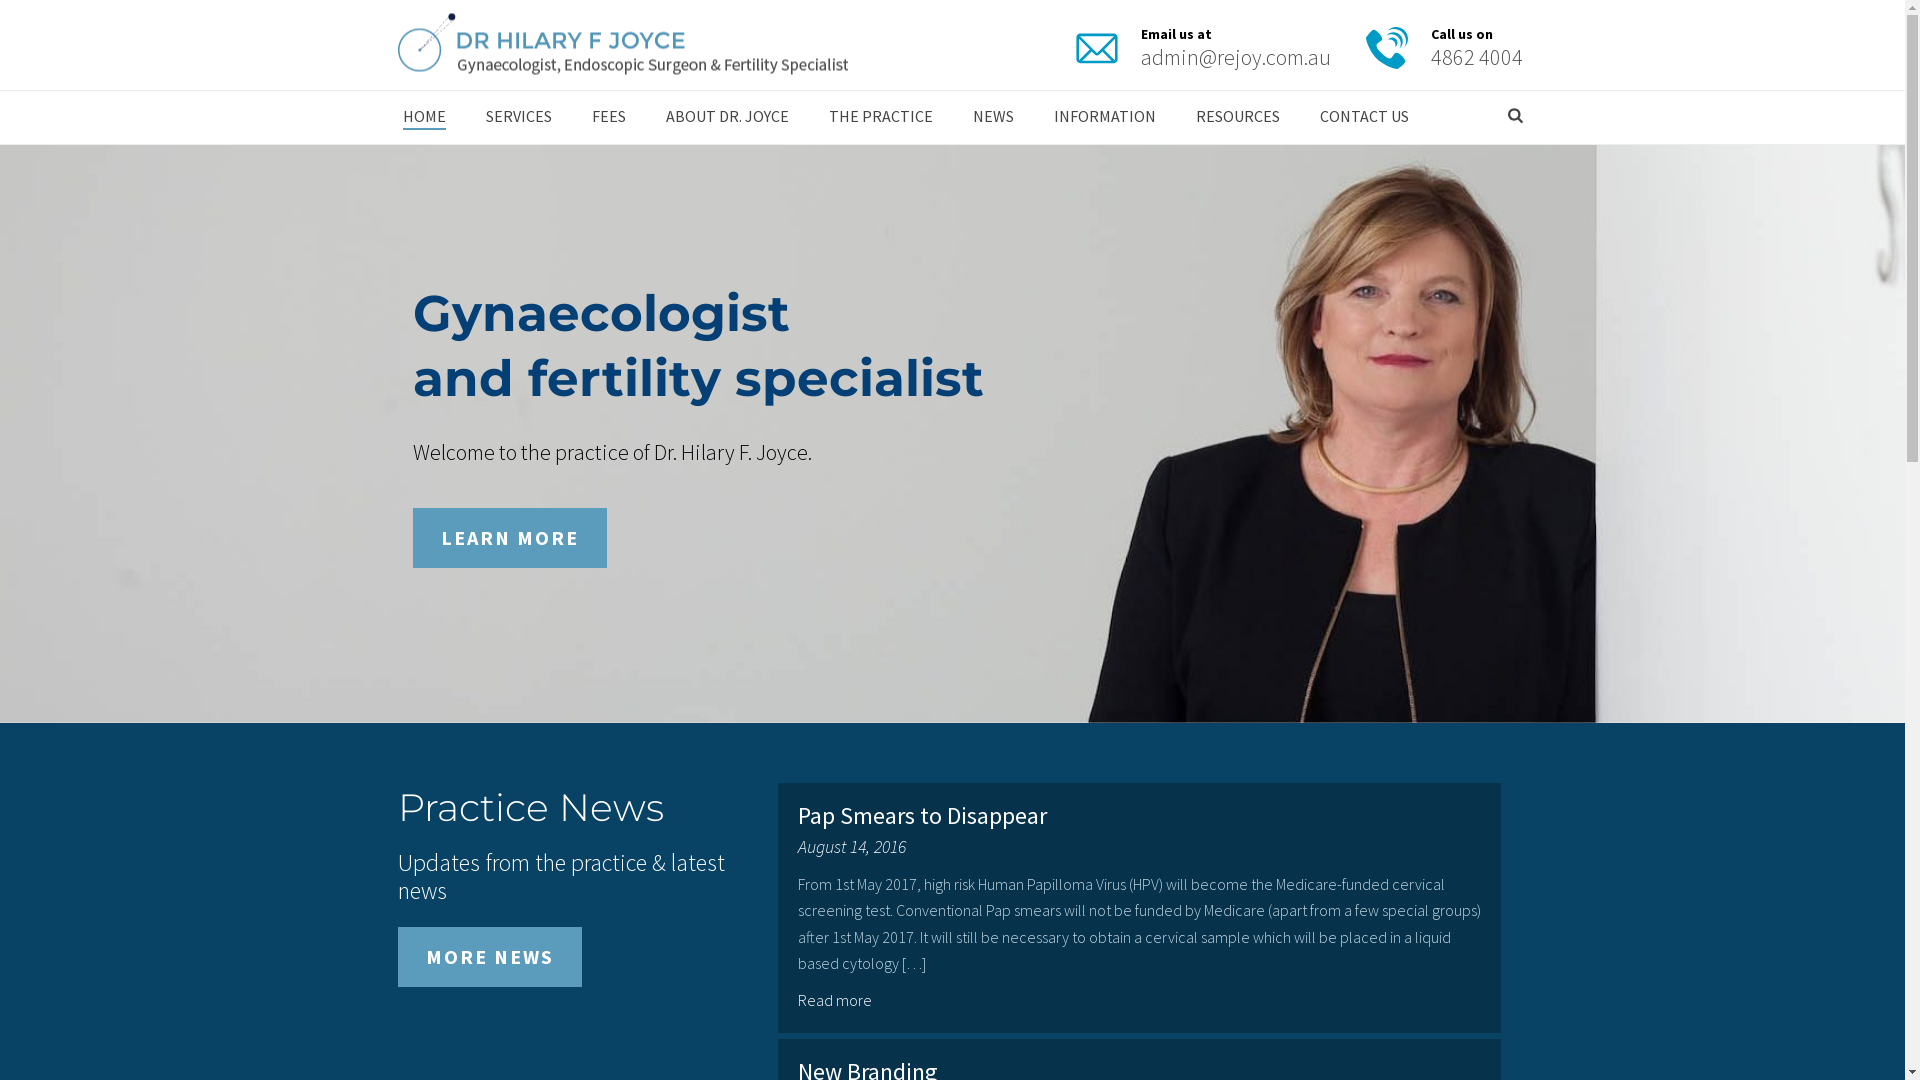  What do you see at coordinates (1103, 117) in the screenshot?
I see `'INFORMATION'` at bounding box center [1103, 117].